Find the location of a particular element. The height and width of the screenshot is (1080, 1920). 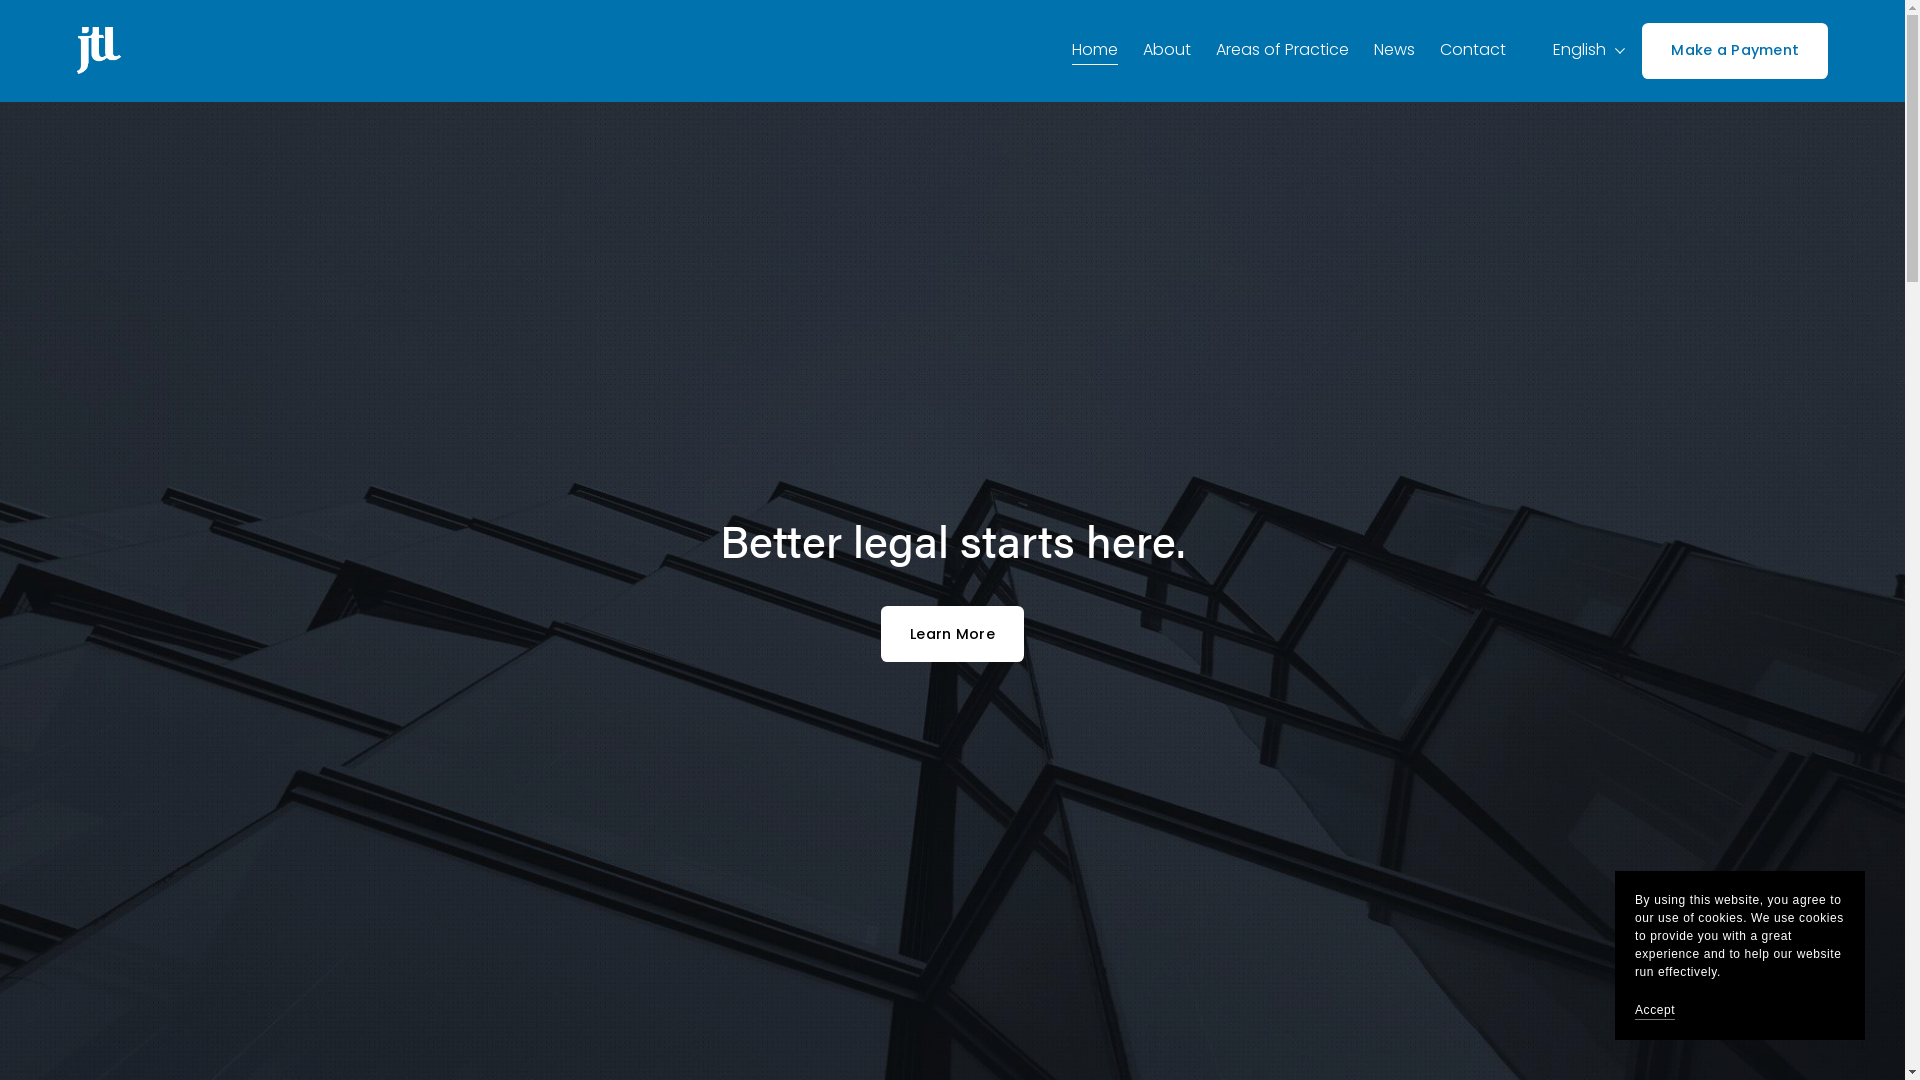

'Learn More' is located at coordinates (951, 633).